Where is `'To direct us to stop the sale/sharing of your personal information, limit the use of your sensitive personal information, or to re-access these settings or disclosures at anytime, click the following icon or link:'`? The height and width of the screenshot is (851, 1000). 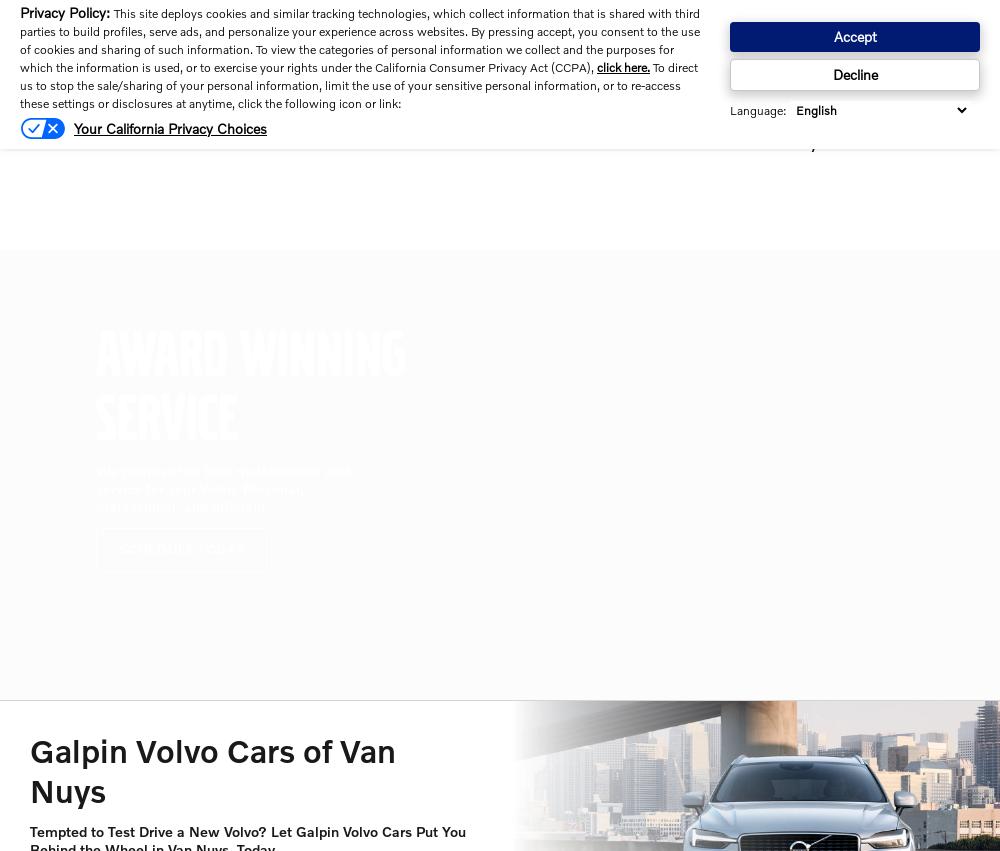
'To direct us to stop the sale/sharing of your personal information, limit the use of your sensitive personal information, or to re-access these settings or disclosures at anytime, click the following icon or link:' is located at coordinates (358, 84).